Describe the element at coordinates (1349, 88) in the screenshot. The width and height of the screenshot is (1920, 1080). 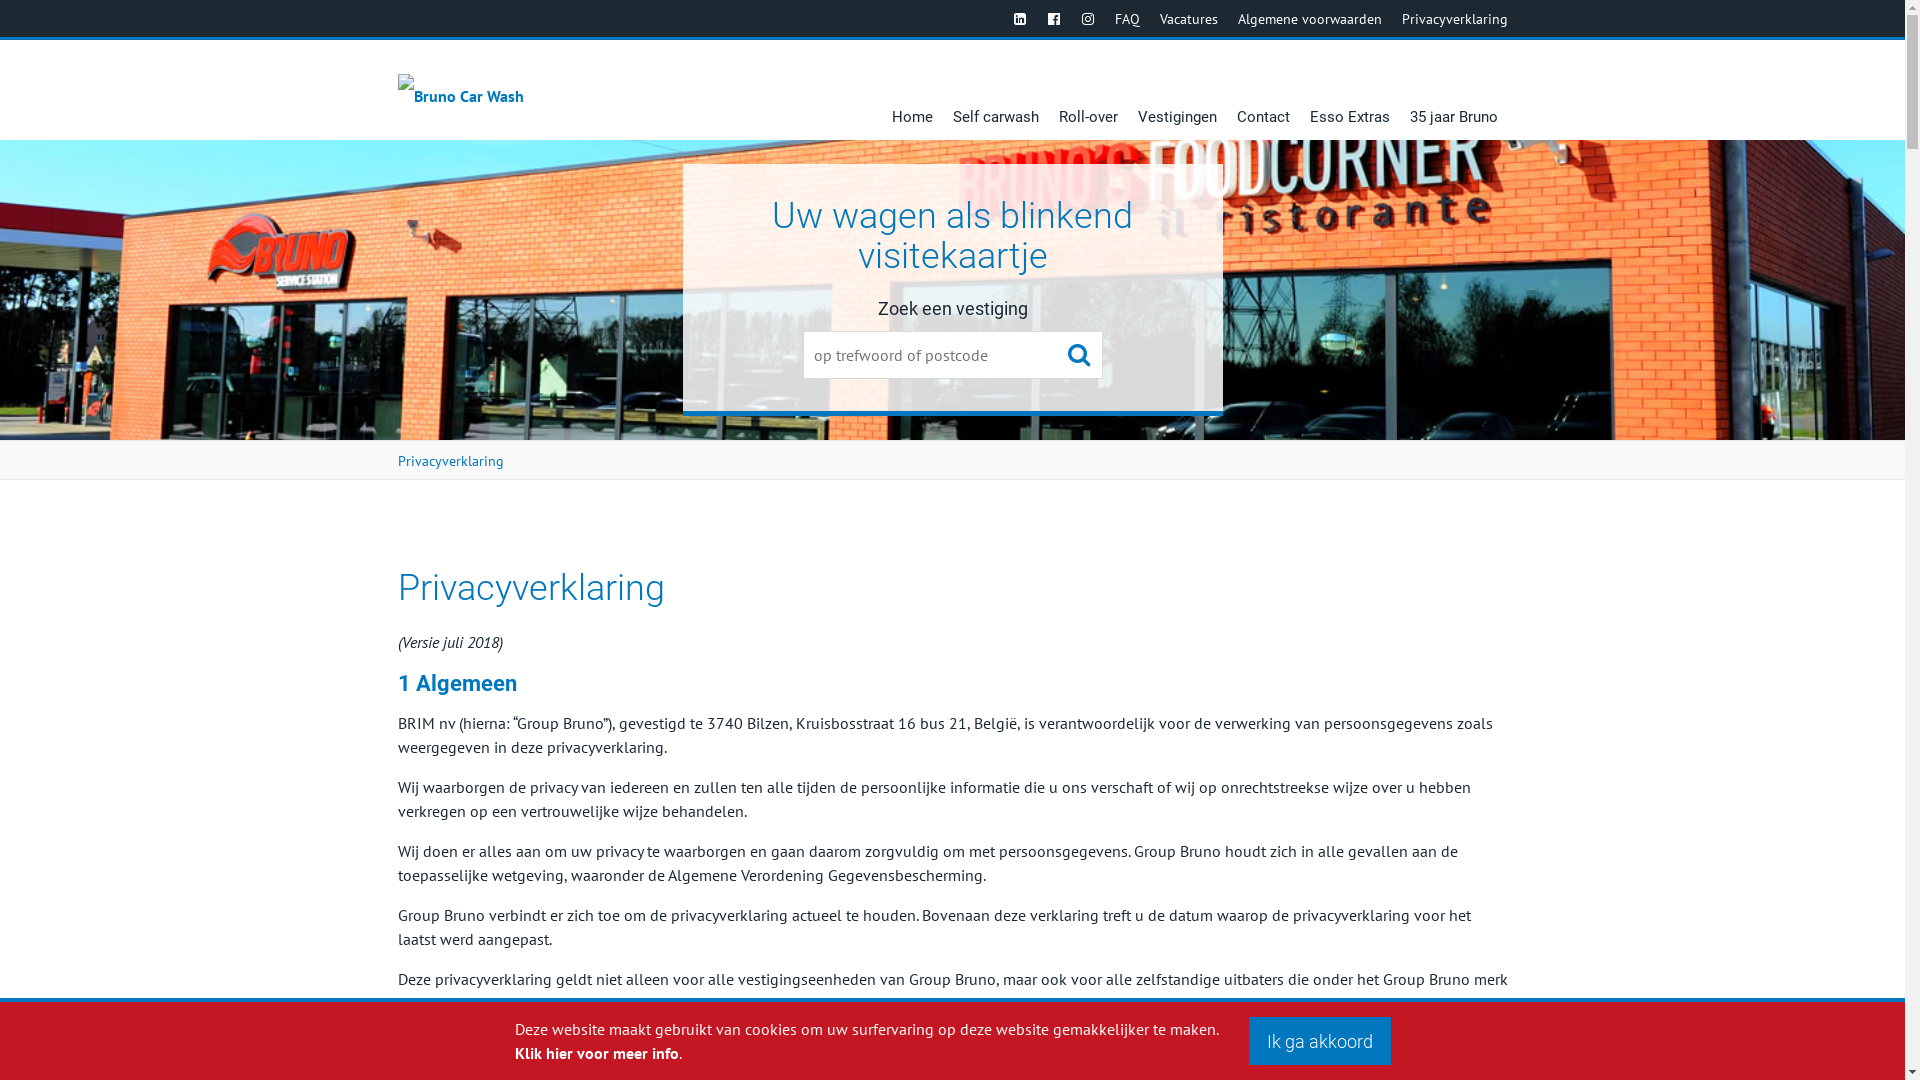
I see `'Esso Extras'` at that location.